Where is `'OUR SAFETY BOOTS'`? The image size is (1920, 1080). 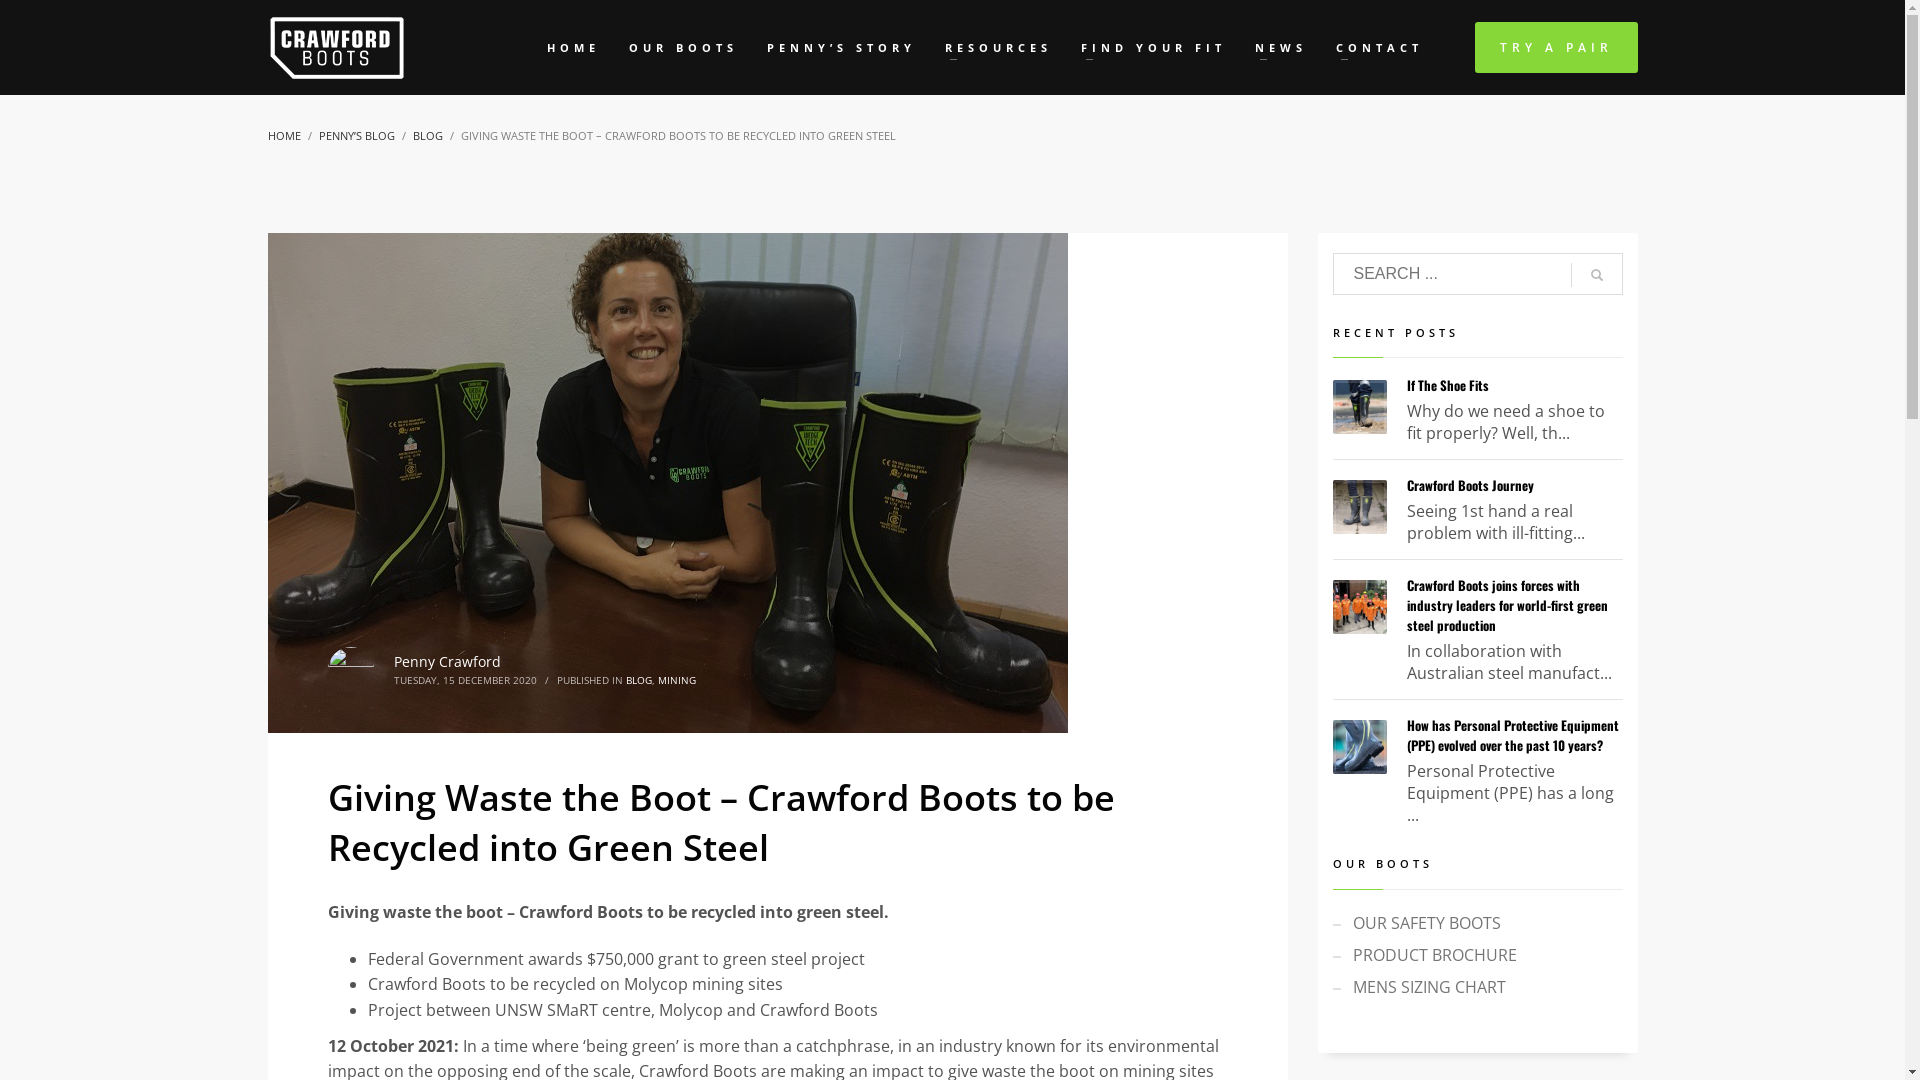 'OUR SAFETY BOOTS' is located at coordinates (1477, 922).